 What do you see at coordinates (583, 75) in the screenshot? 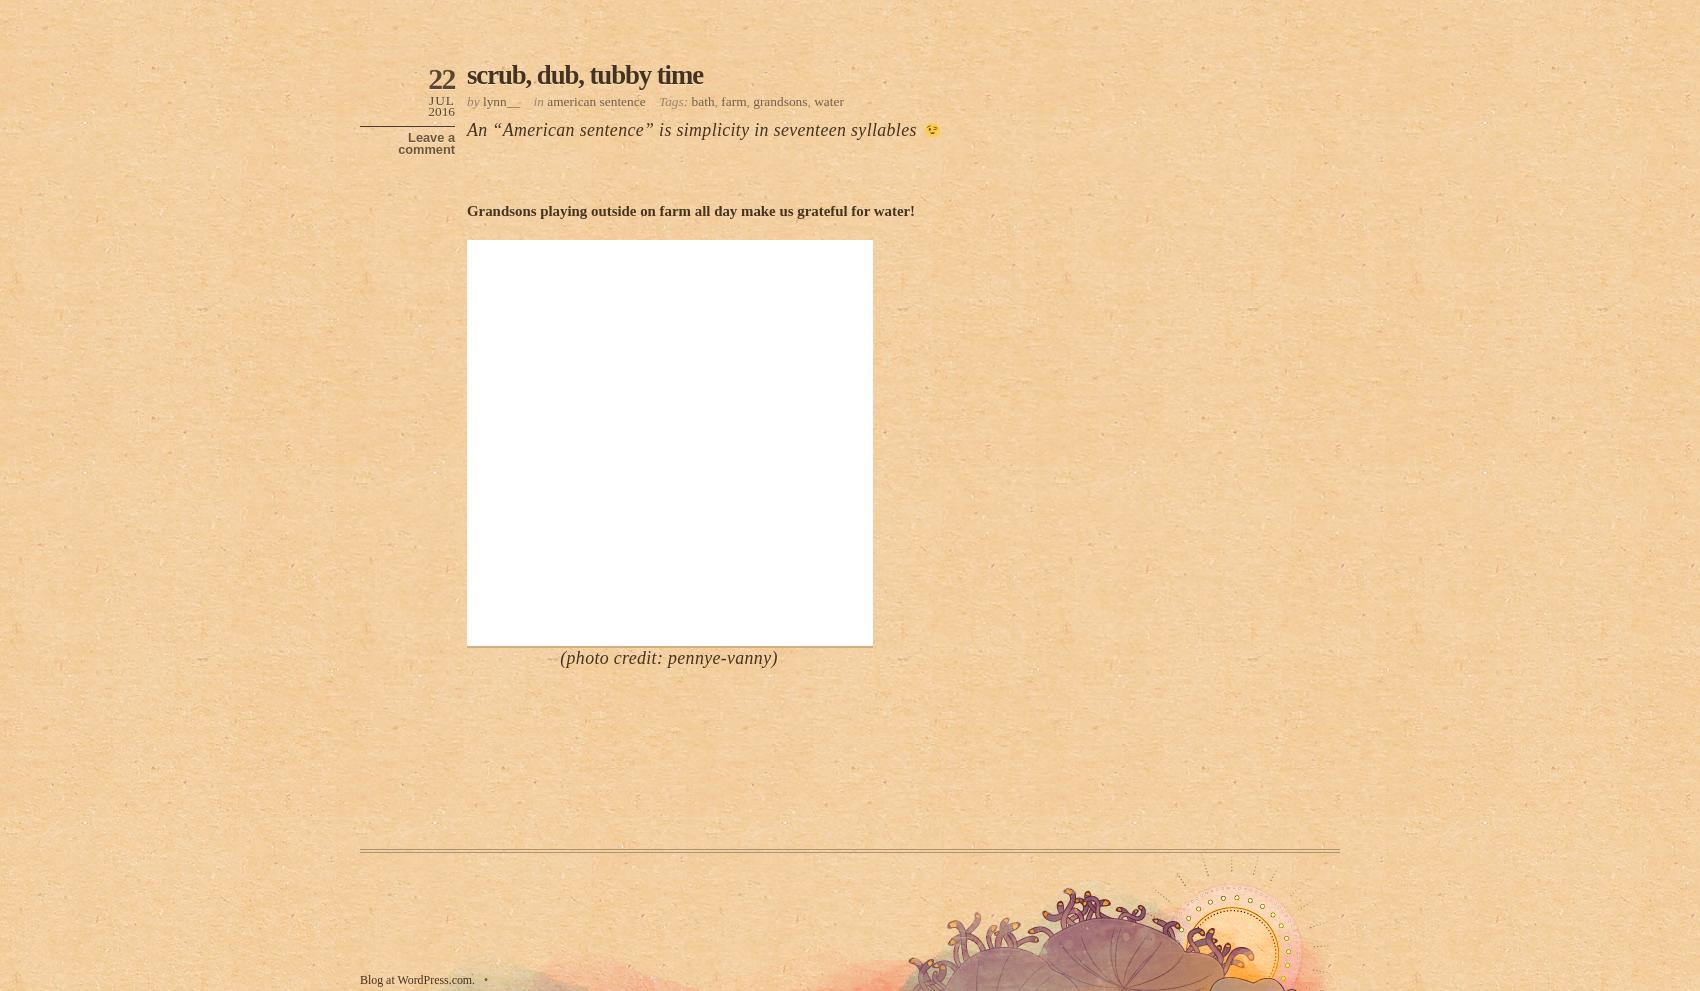
I see `'scrub, dub, tubby time'` at bounding box center [583, 75].